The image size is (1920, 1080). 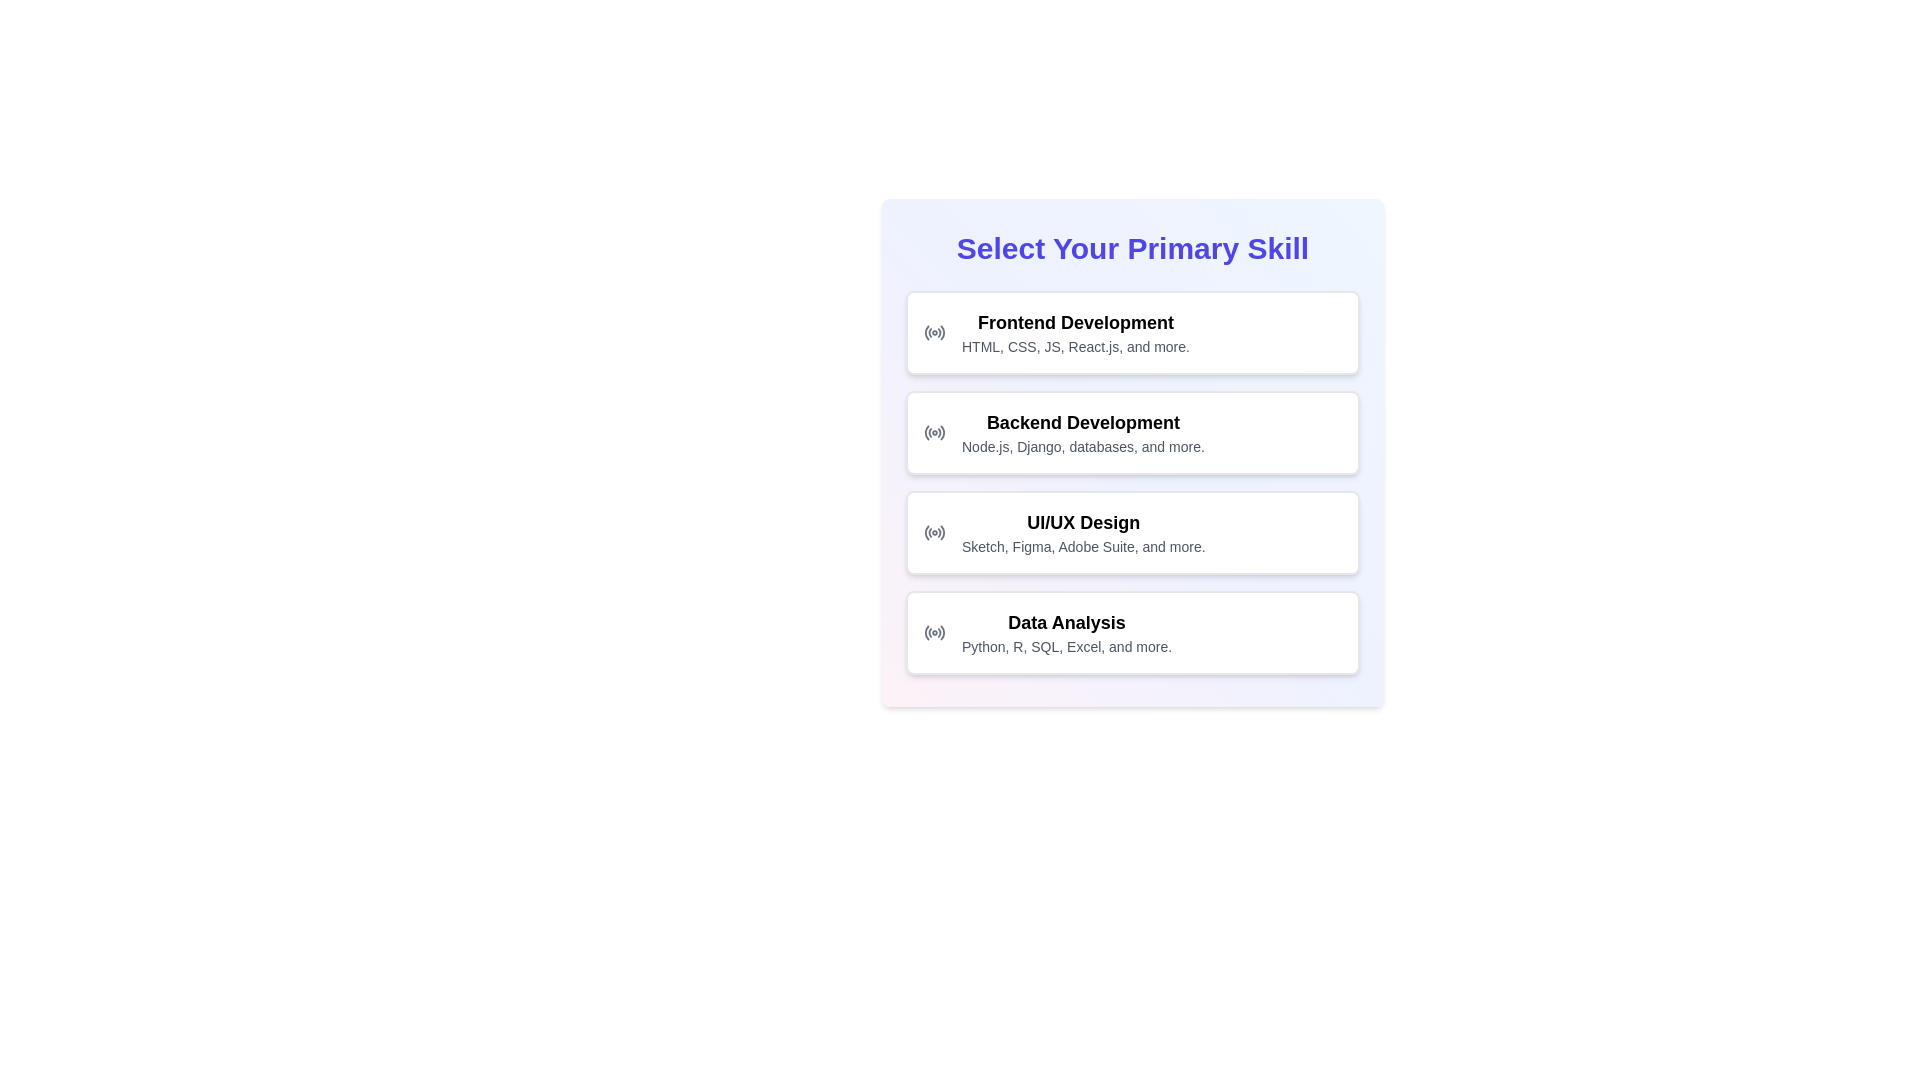 I want to click on the 'Backend Development' skill category option located centrally below 'Frontend Development' and above 'UI/UX Design' in the skill selection list, so click(x=1082, y=431).